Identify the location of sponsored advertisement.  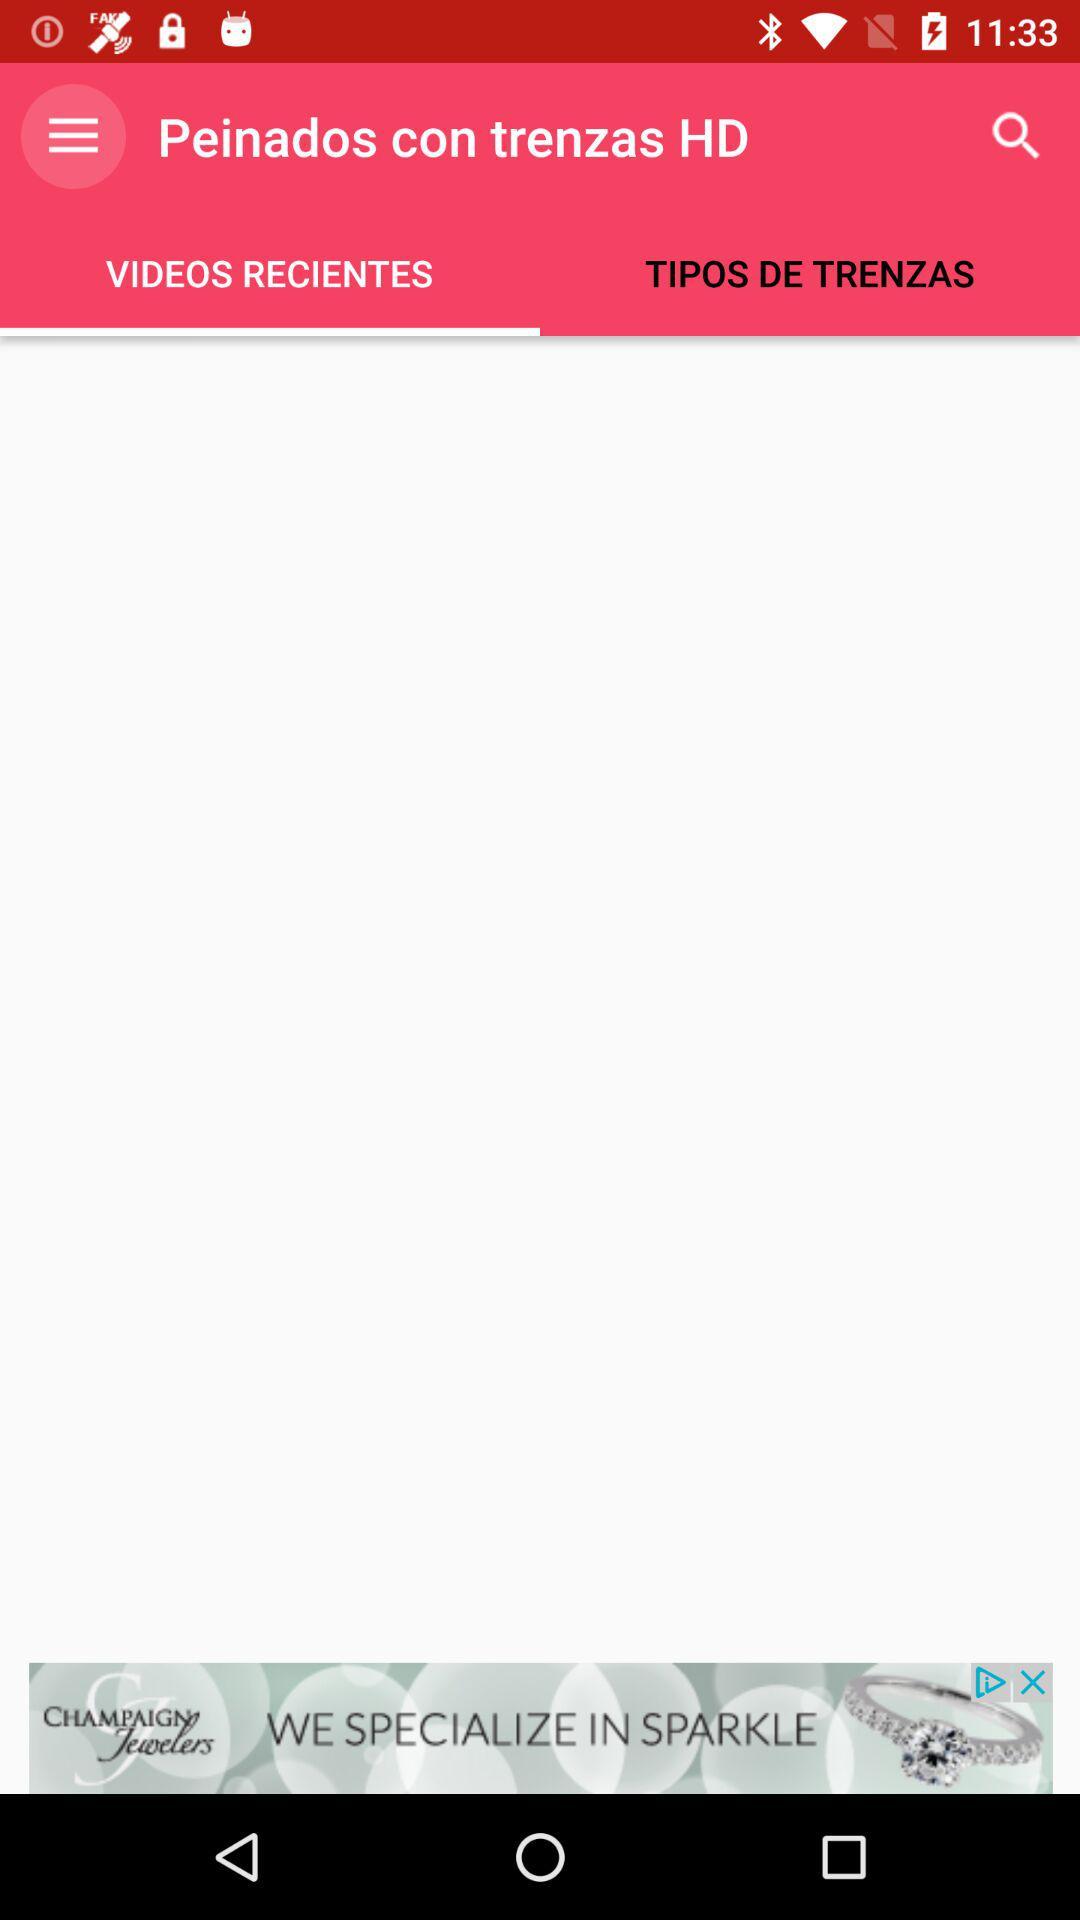
(540, 1727).